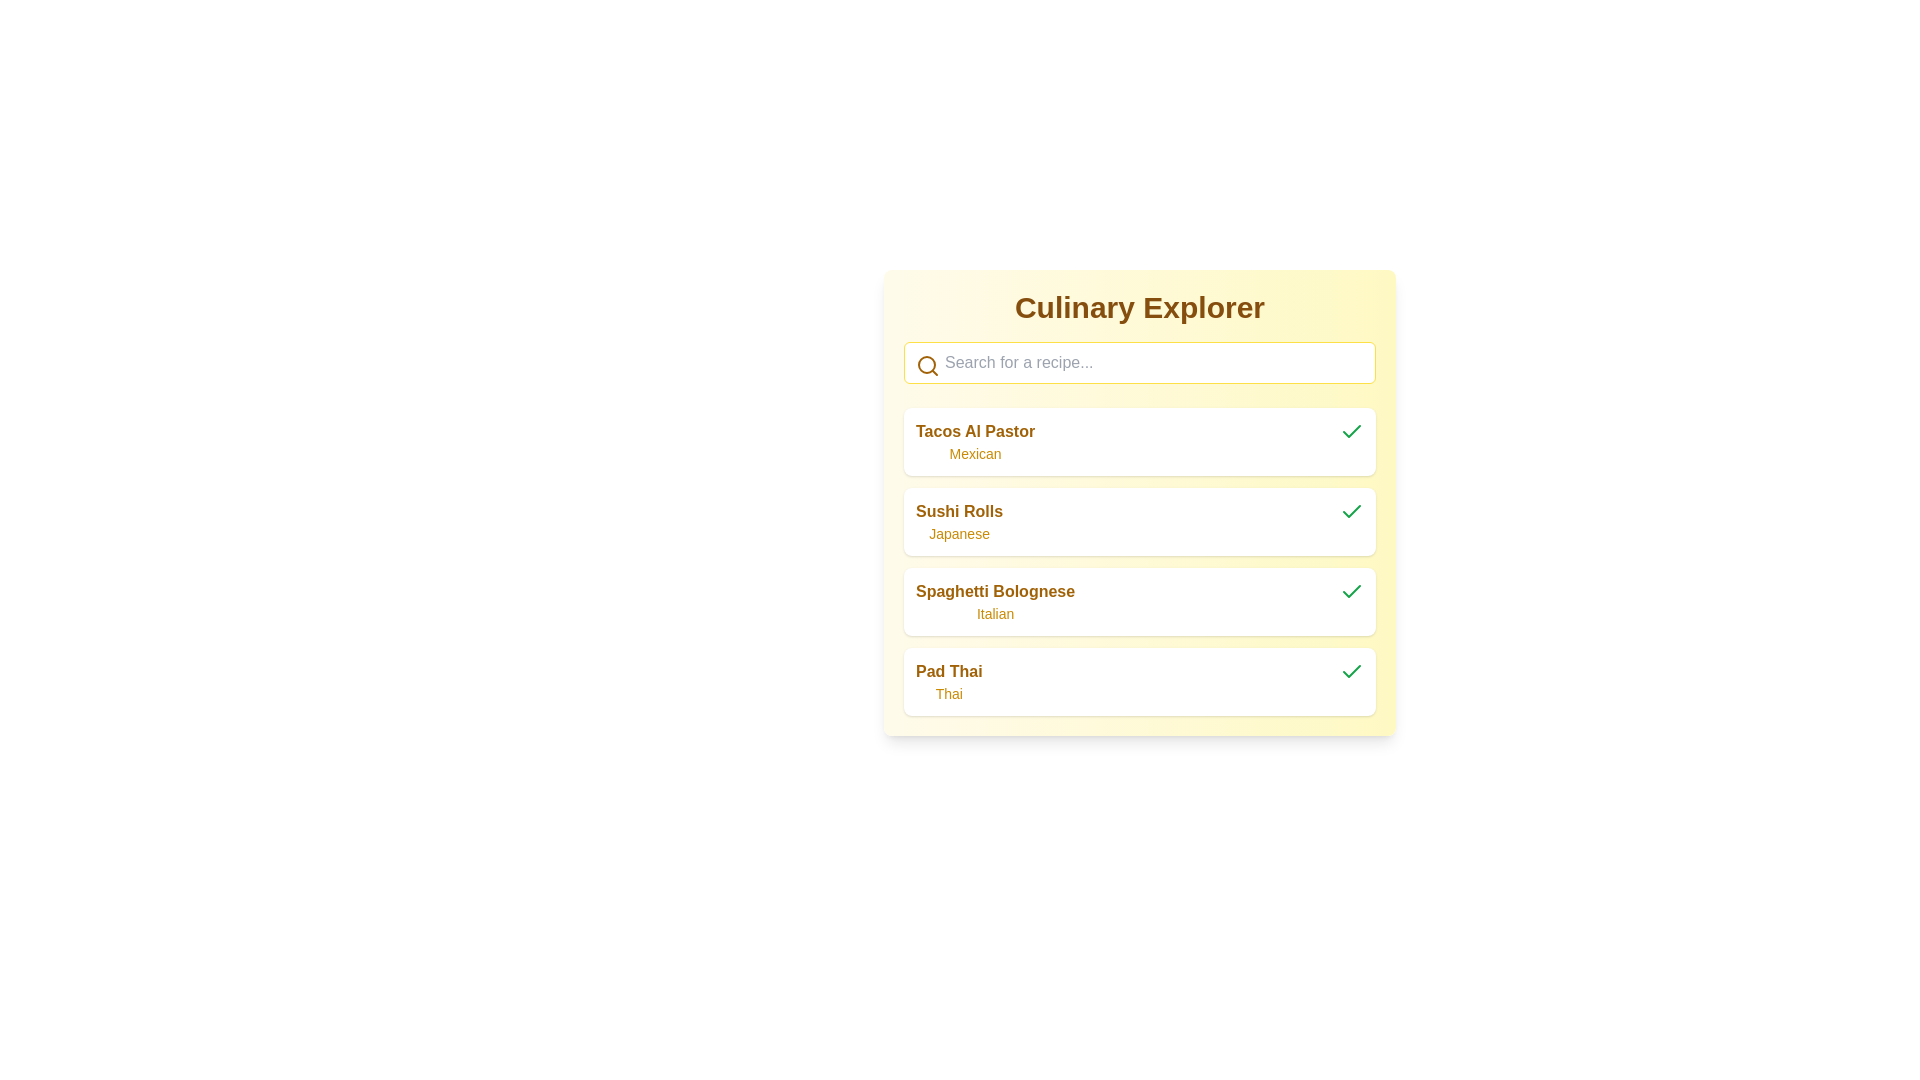 Image resolution: width=1920 pixels, height=1080 pixels. What do you see at coordinates (995, 612) in the screenshot?
I see `text of the 'Italian' label located below the 'Spaghetti Bolognese' title, which indicates the cuisine type associated with the dish` at bounding box center [995, 612].